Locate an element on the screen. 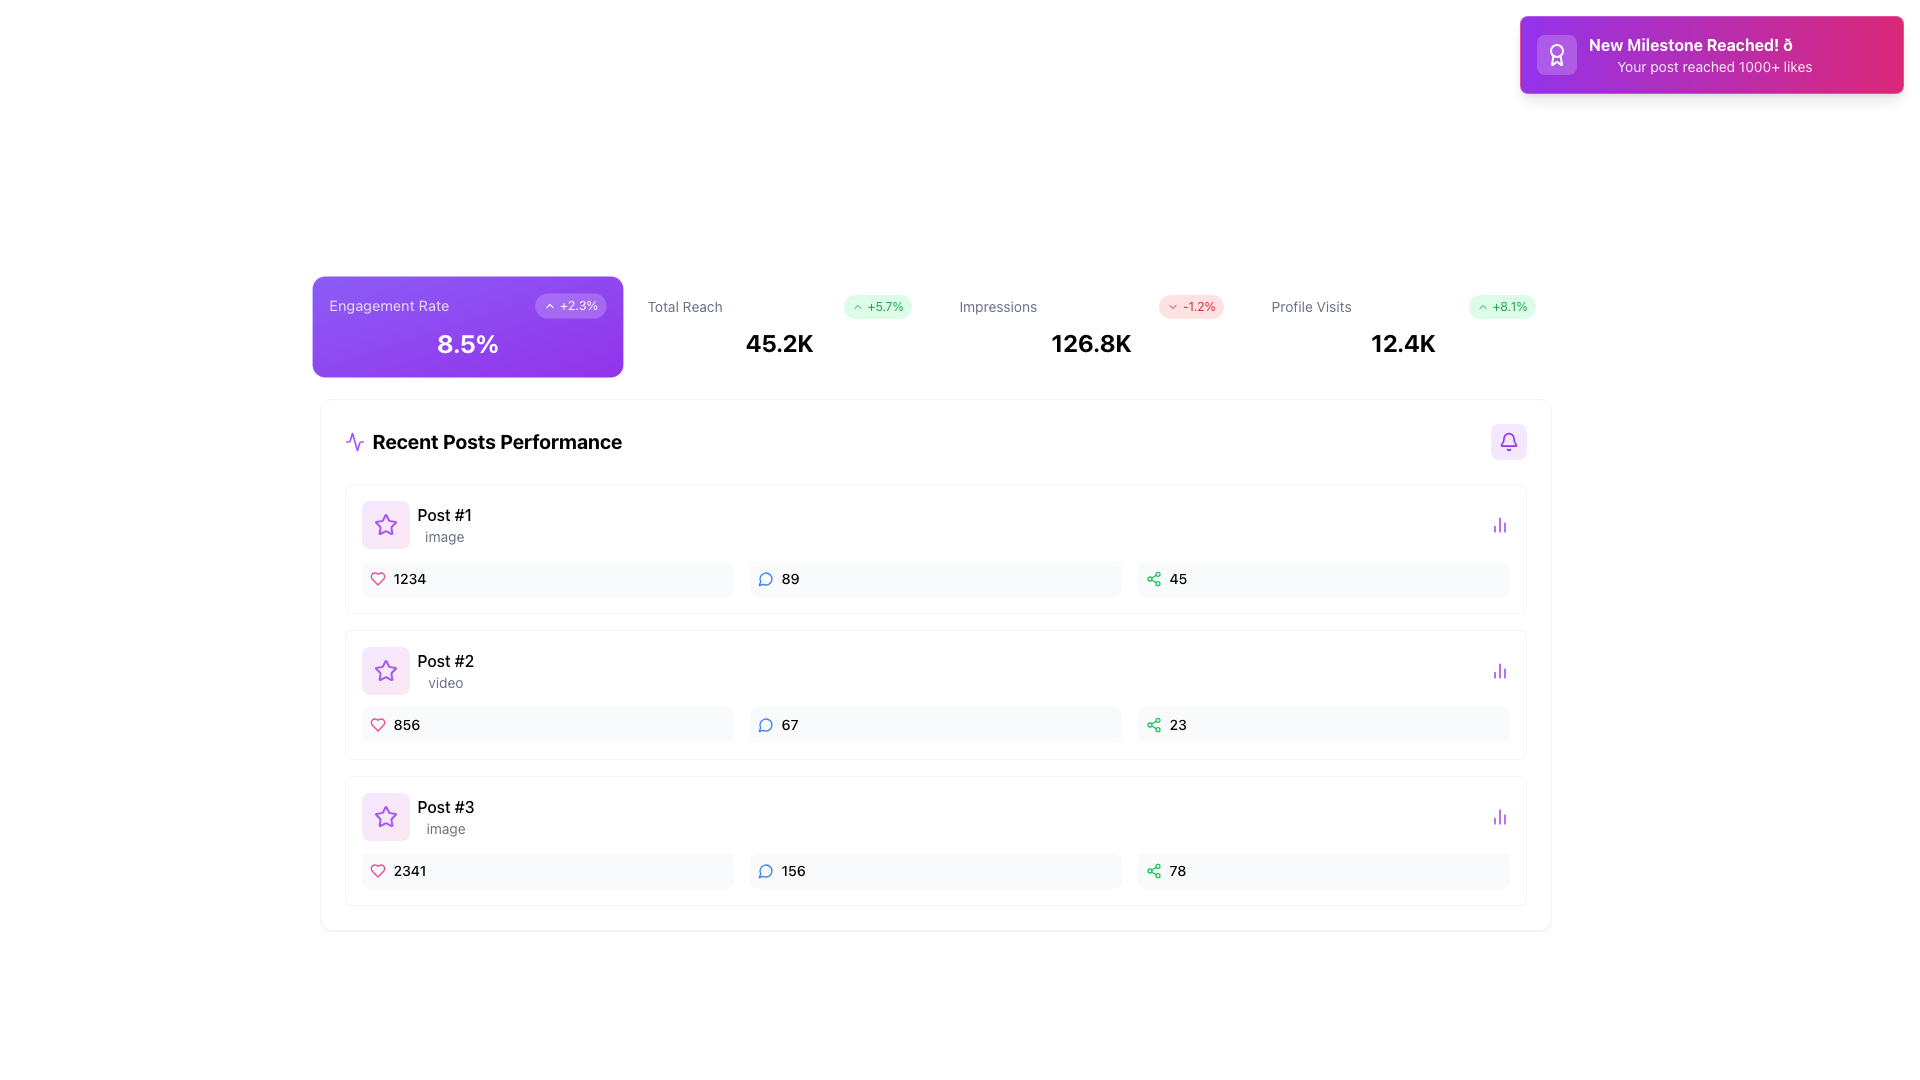 This screenshot has height=1080, width=1920. the individual cells of the white grid layout that displays the values '2341', '156', and '78' located in the 'Post #3' item of the 'Recent Posts Performance' section is located at coordinates (934, 870).